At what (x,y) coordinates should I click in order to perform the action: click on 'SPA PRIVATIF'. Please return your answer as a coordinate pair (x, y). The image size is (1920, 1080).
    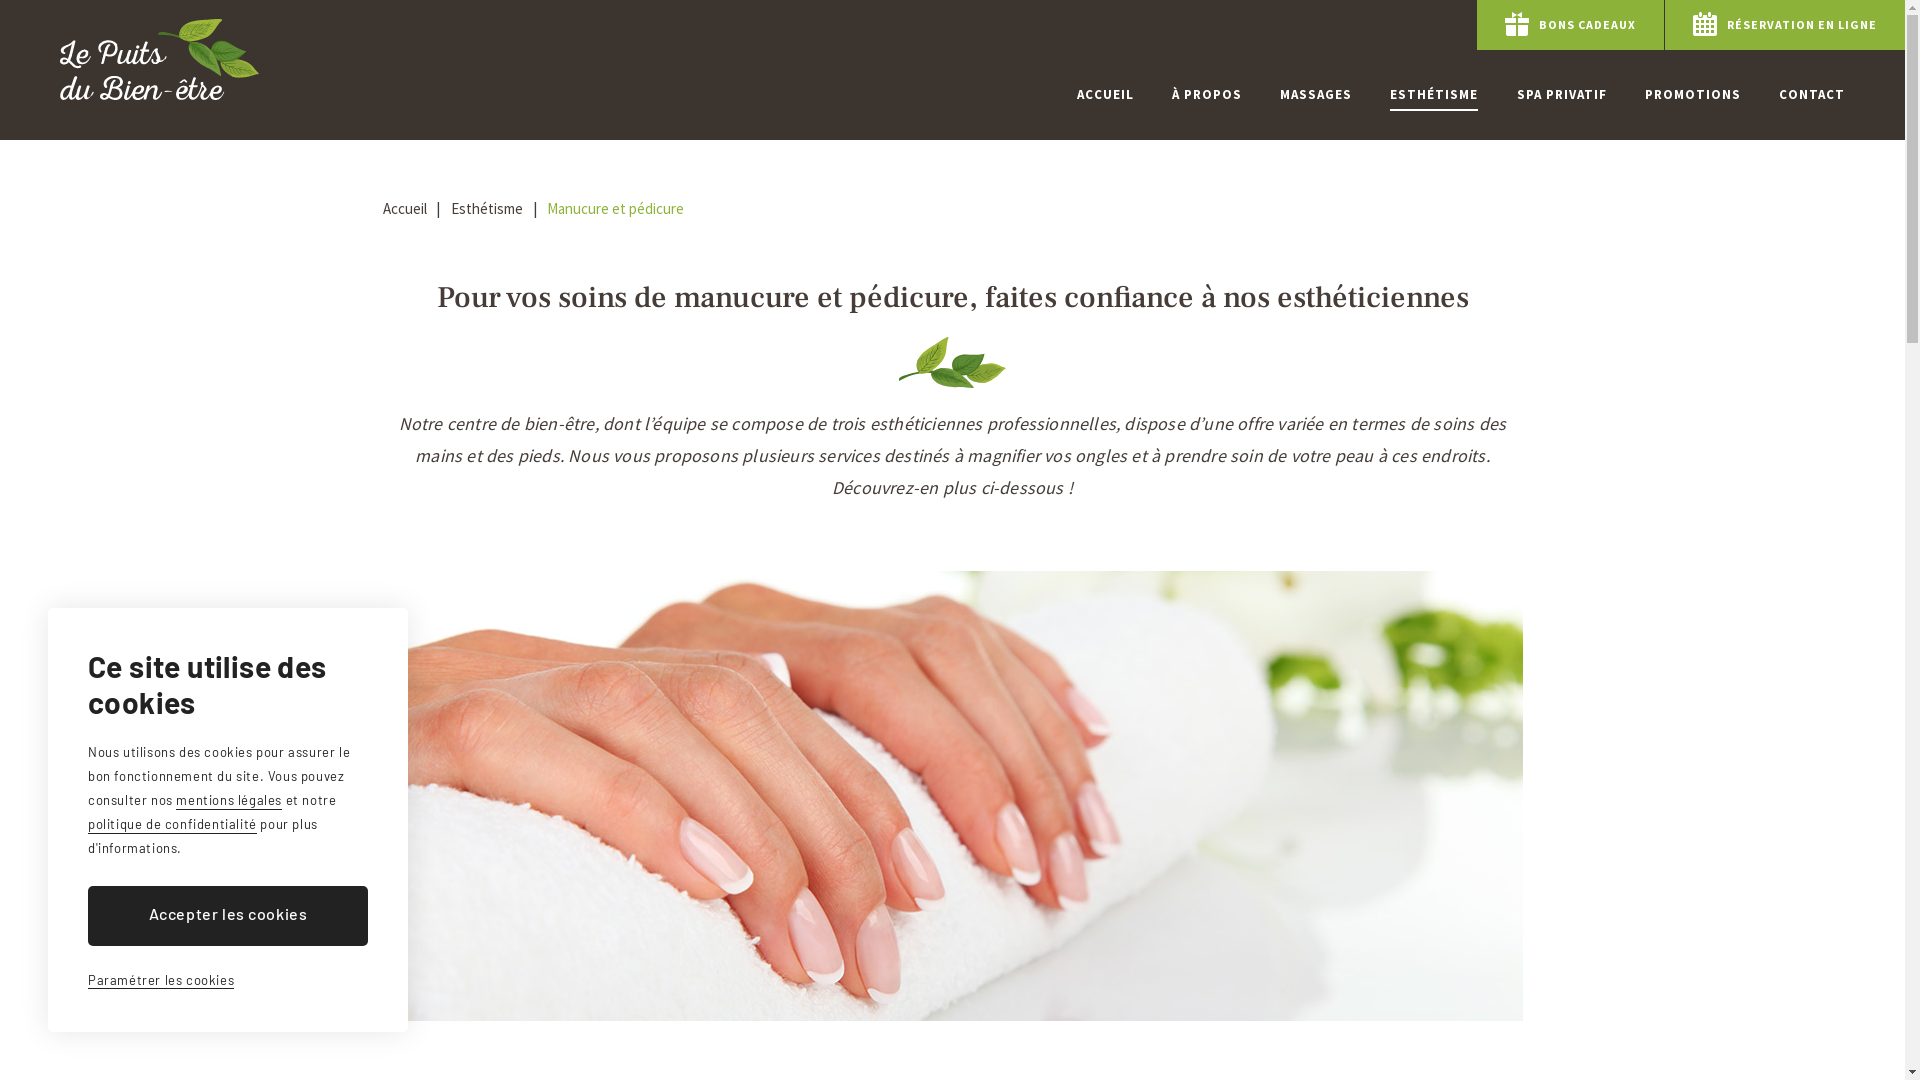
    Looking at the image, I should click on (1560, 95).